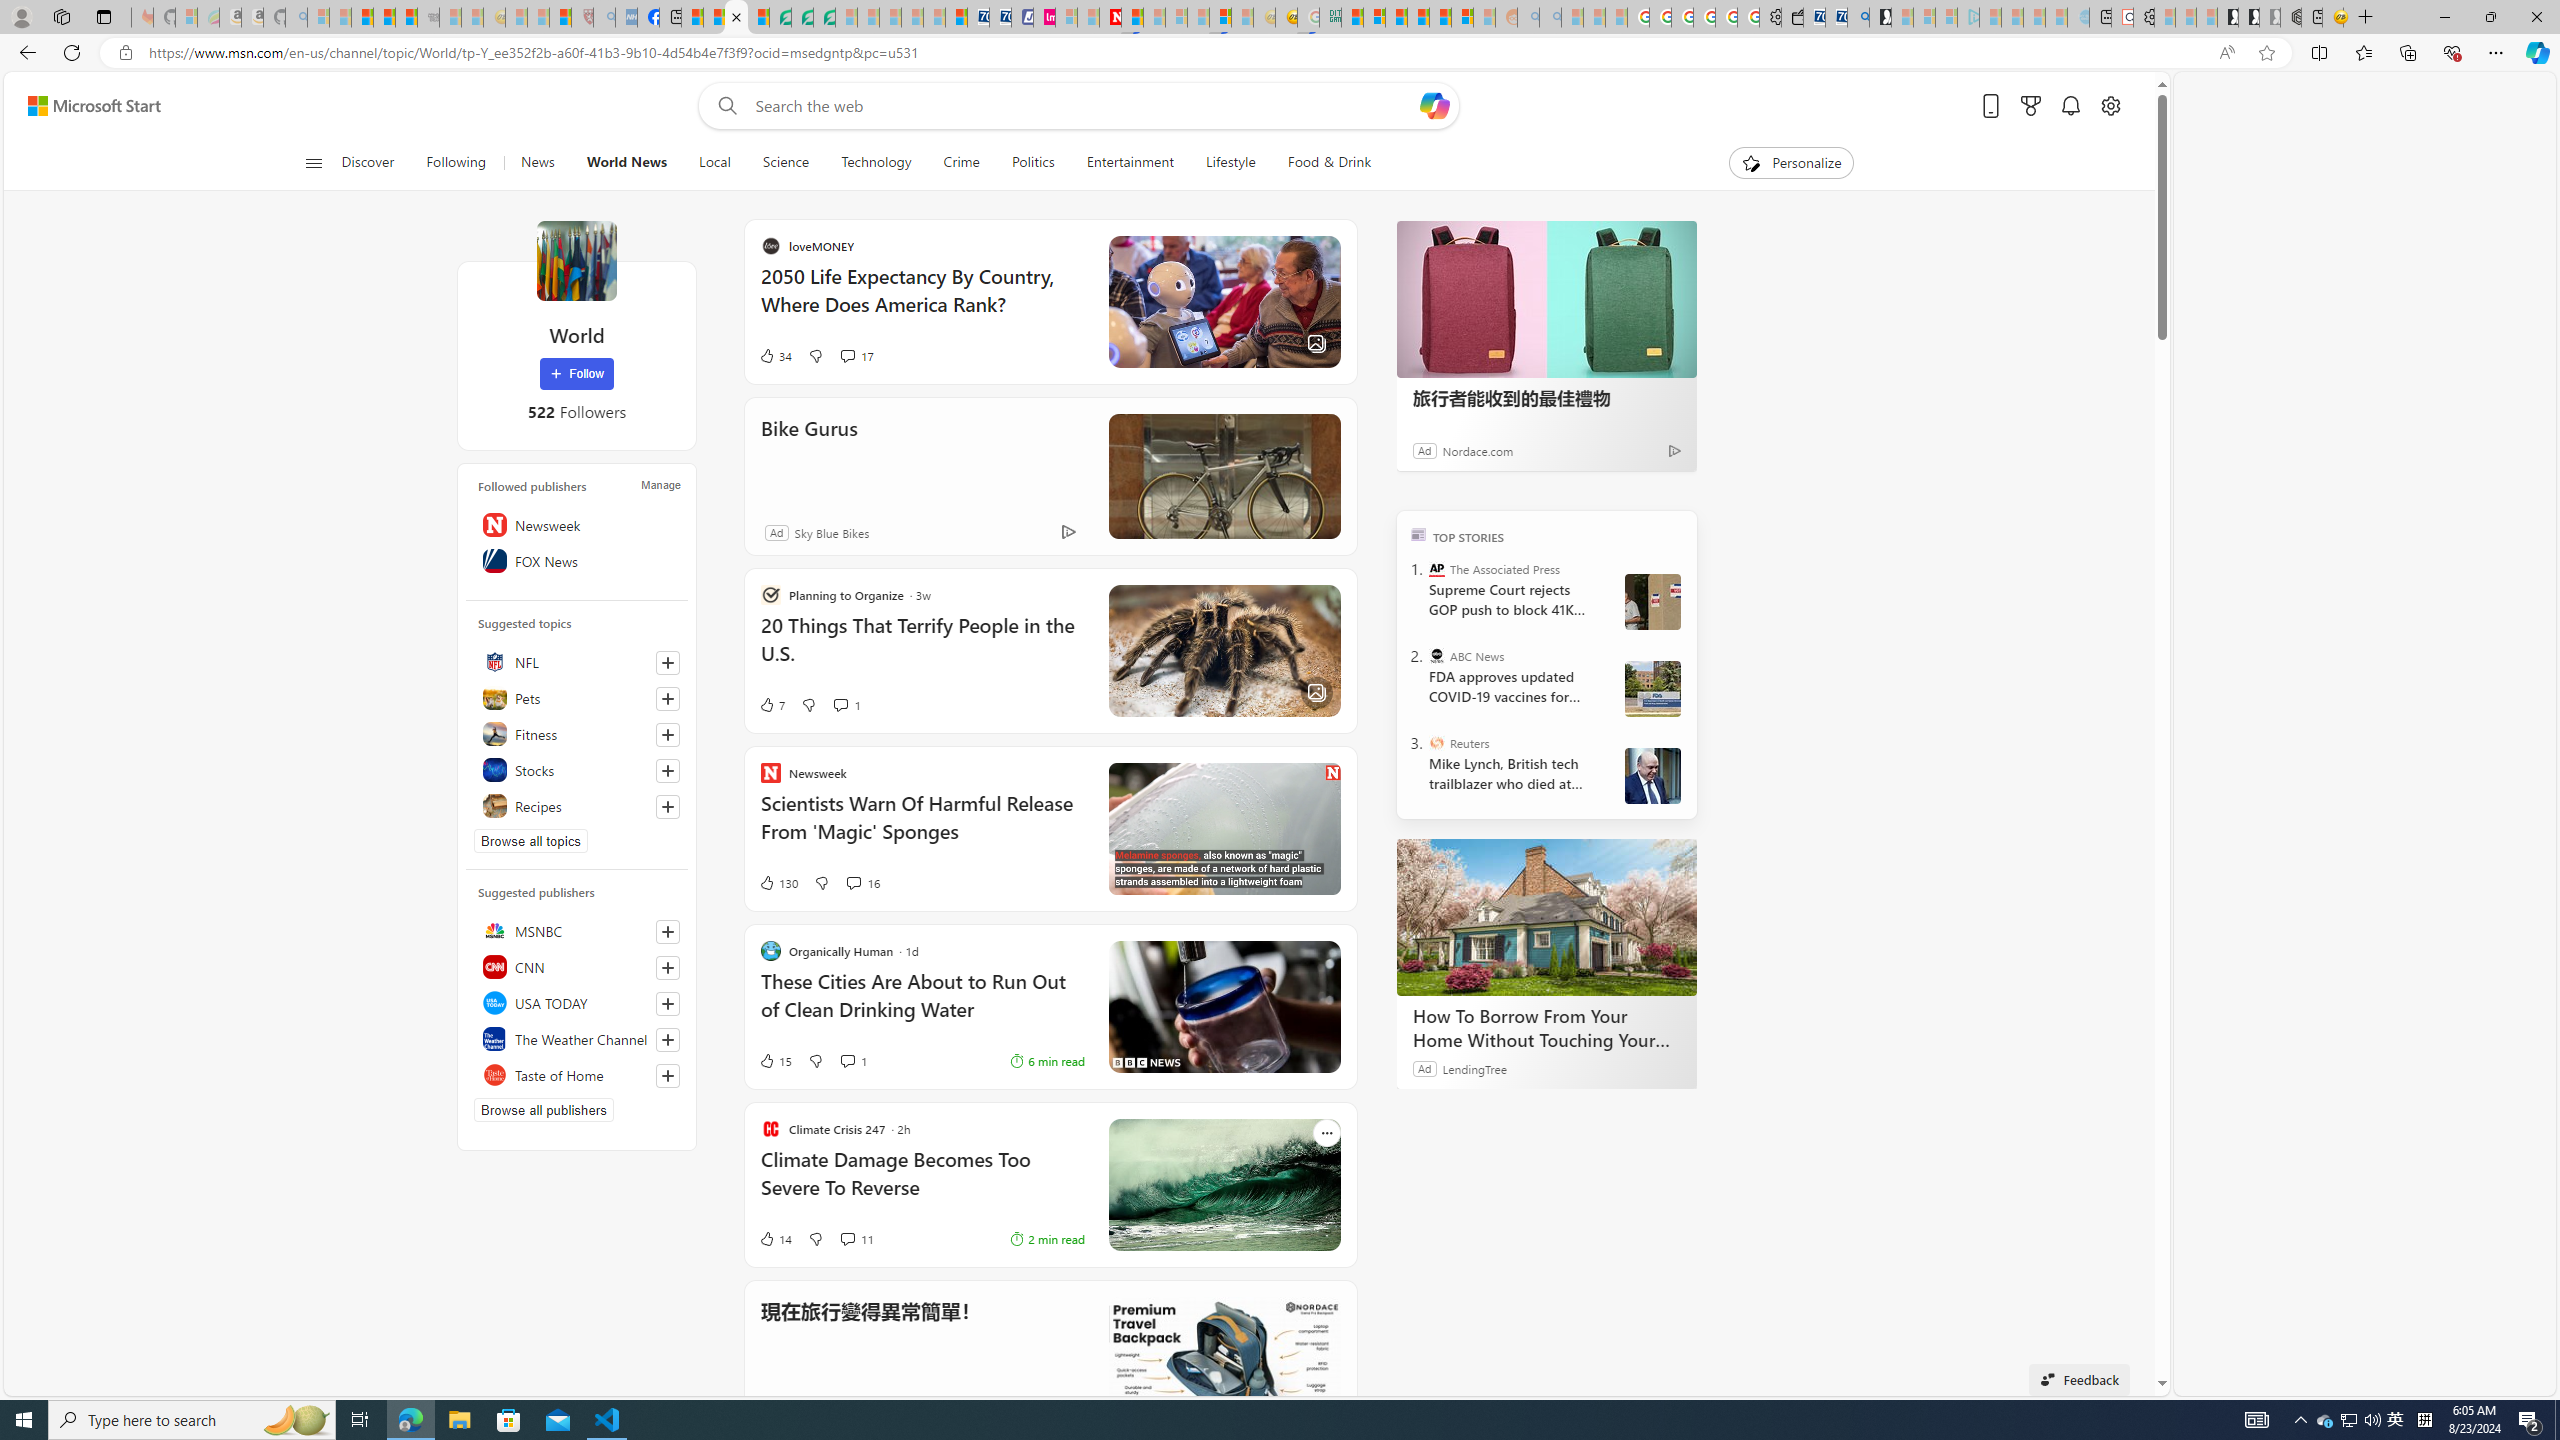 Image resolution: width=2560 pixels, height=1440 pixels. What do you see at coordinates (530, 839) in the screenshot?
I see `'Browse all topics'` at bounding box center [530, 839].